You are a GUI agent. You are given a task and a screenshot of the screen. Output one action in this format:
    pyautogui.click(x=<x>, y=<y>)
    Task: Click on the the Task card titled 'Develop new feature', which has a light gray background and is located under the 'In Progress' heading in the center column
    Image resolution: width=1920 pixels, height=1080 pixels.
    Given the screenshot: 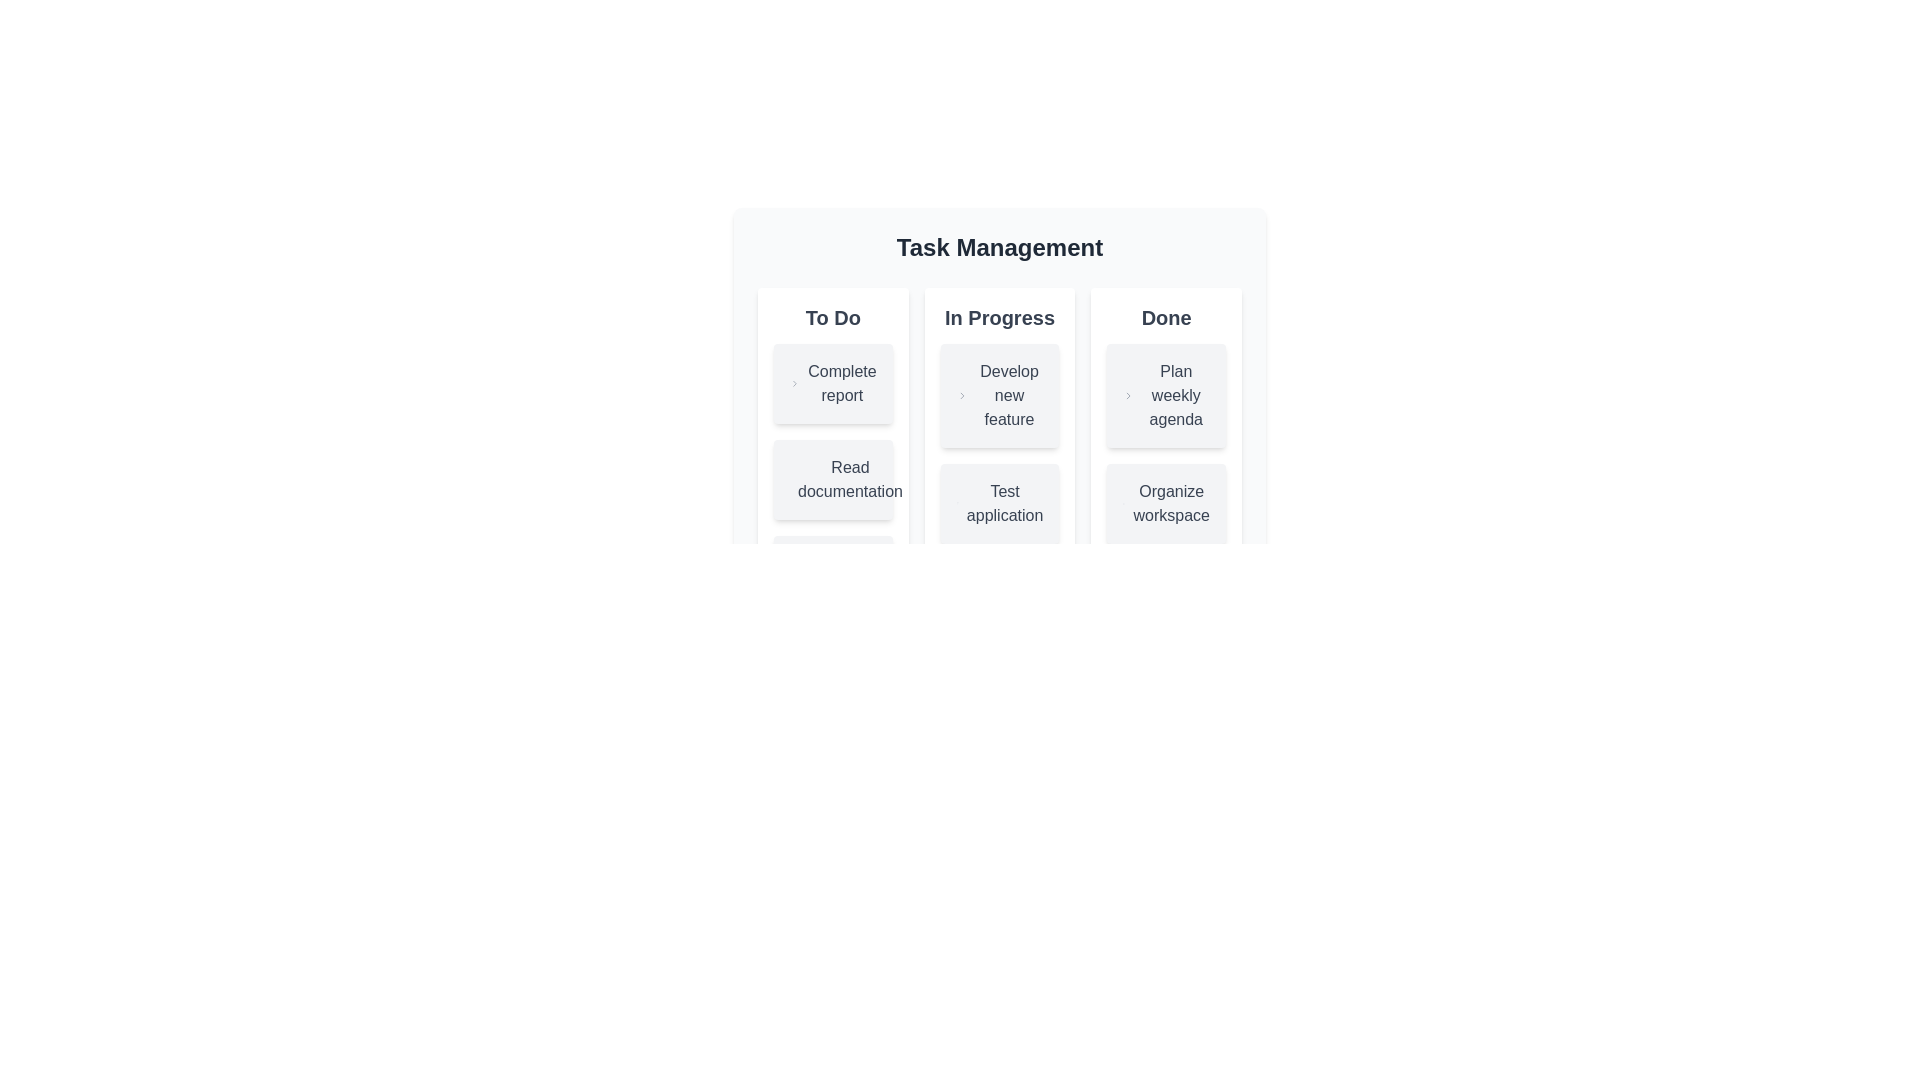 What is the action you would take?
    pyautogui.click(x=999, y=363)
    